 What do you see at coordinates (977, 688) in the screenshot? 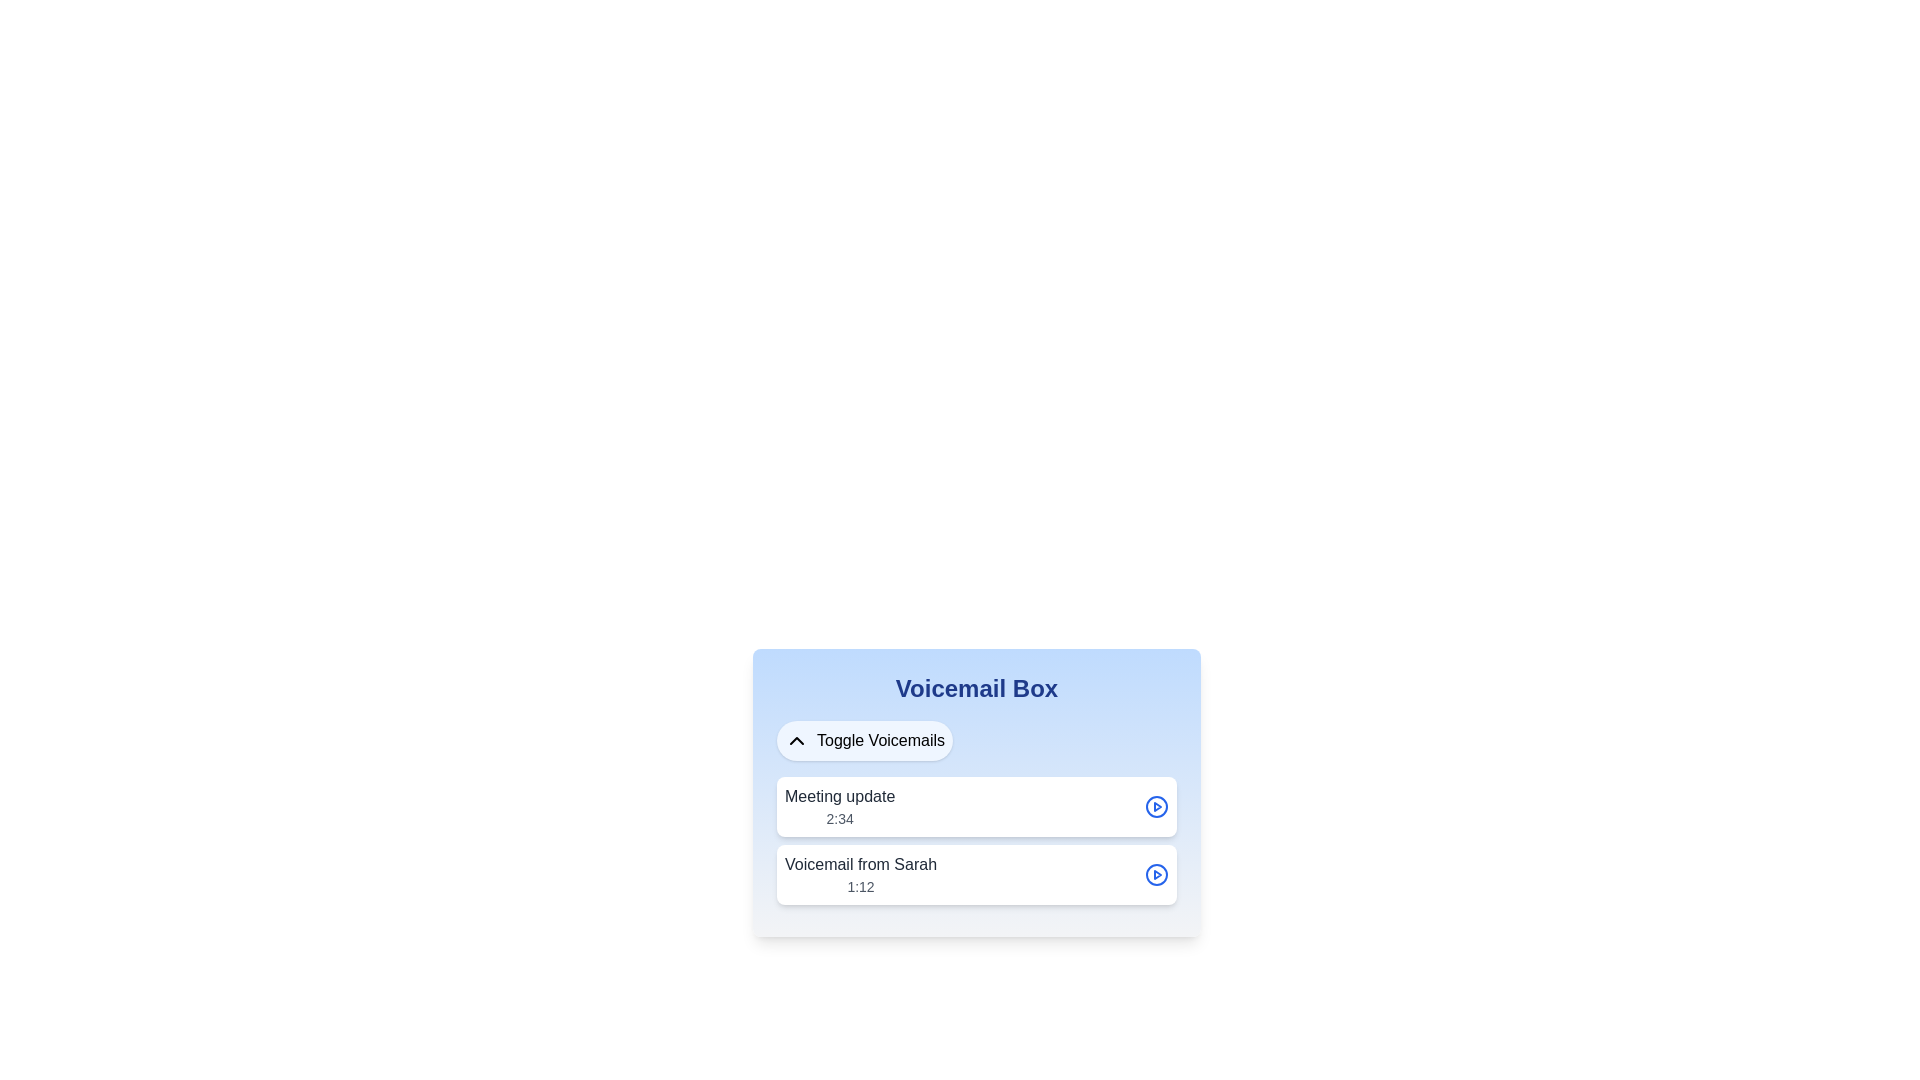
I see `the static text element that identifies the section as 'Voicemail Box', located above the 'Toggle Voicemails' button` at bounding box center [977, 688].